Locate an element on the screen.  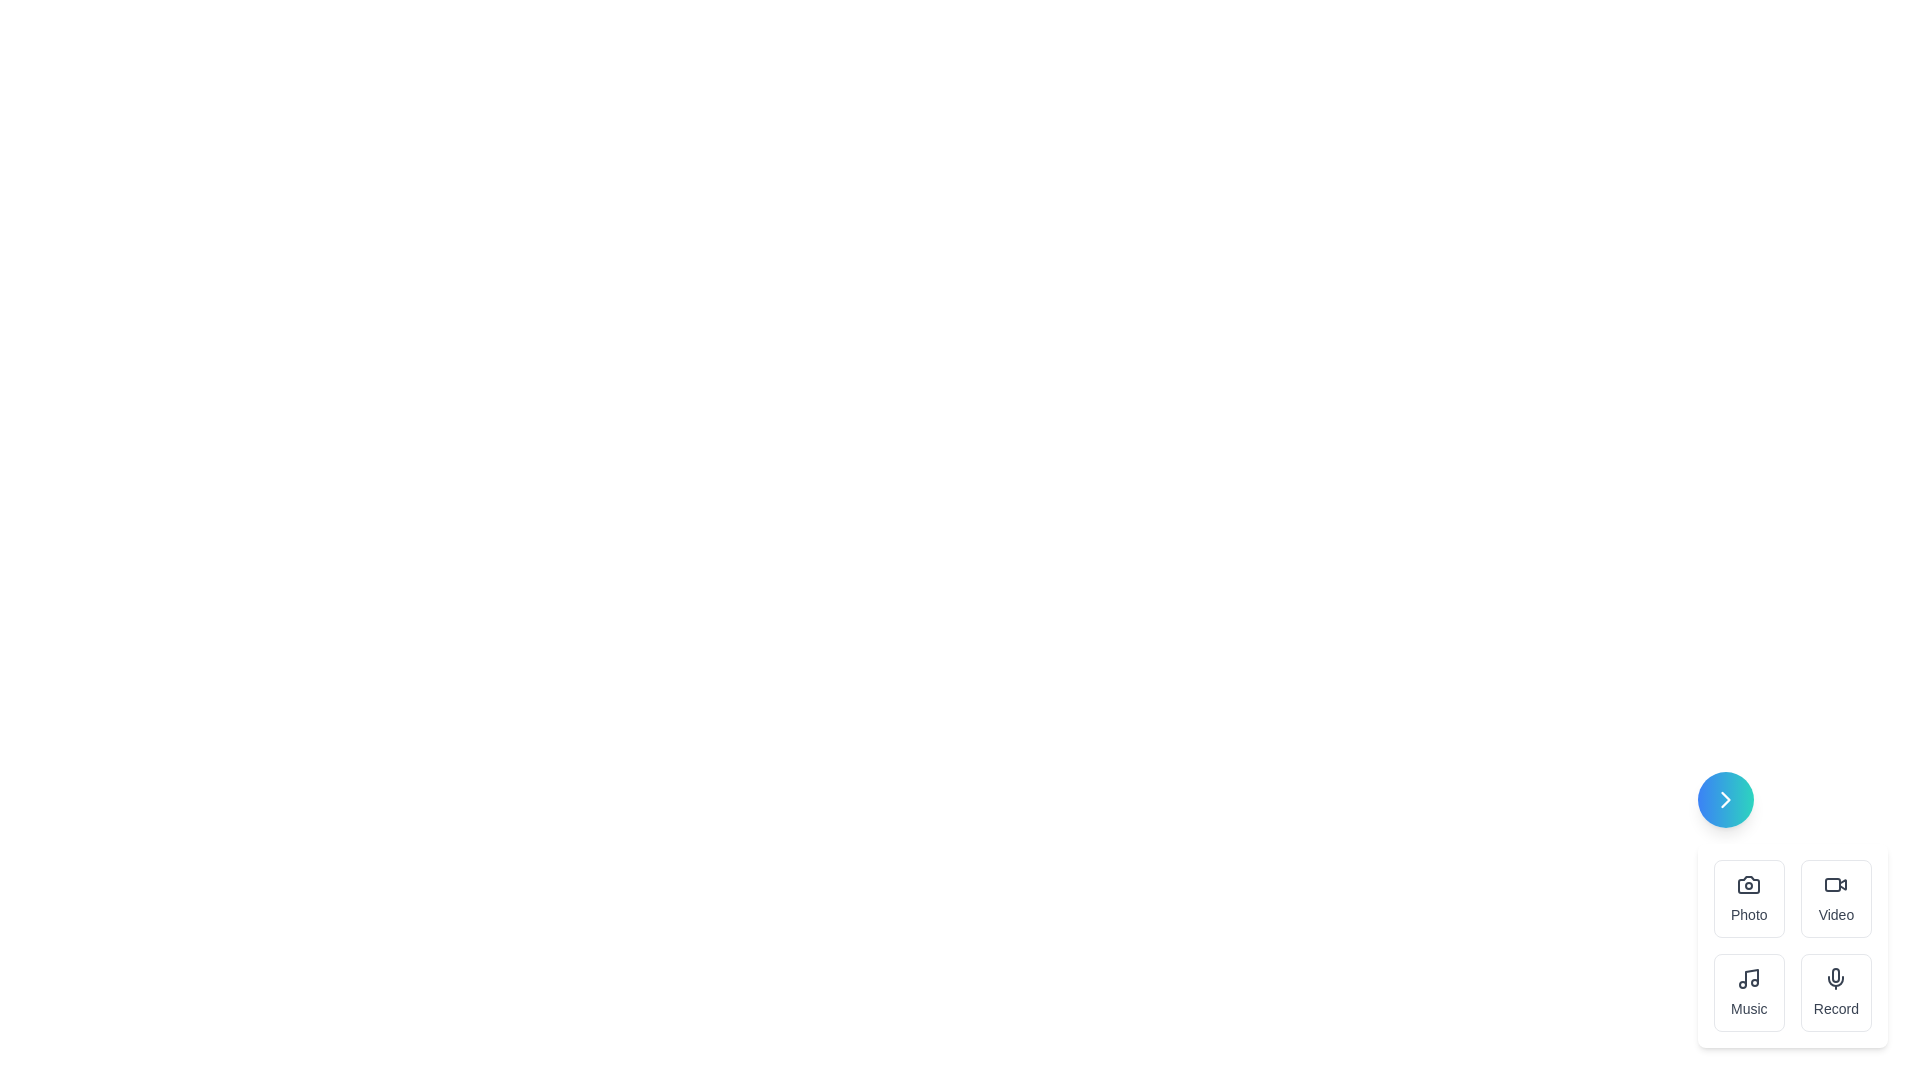
the button labeled Music to see its hover effect is located at coordinates (1748, 992).